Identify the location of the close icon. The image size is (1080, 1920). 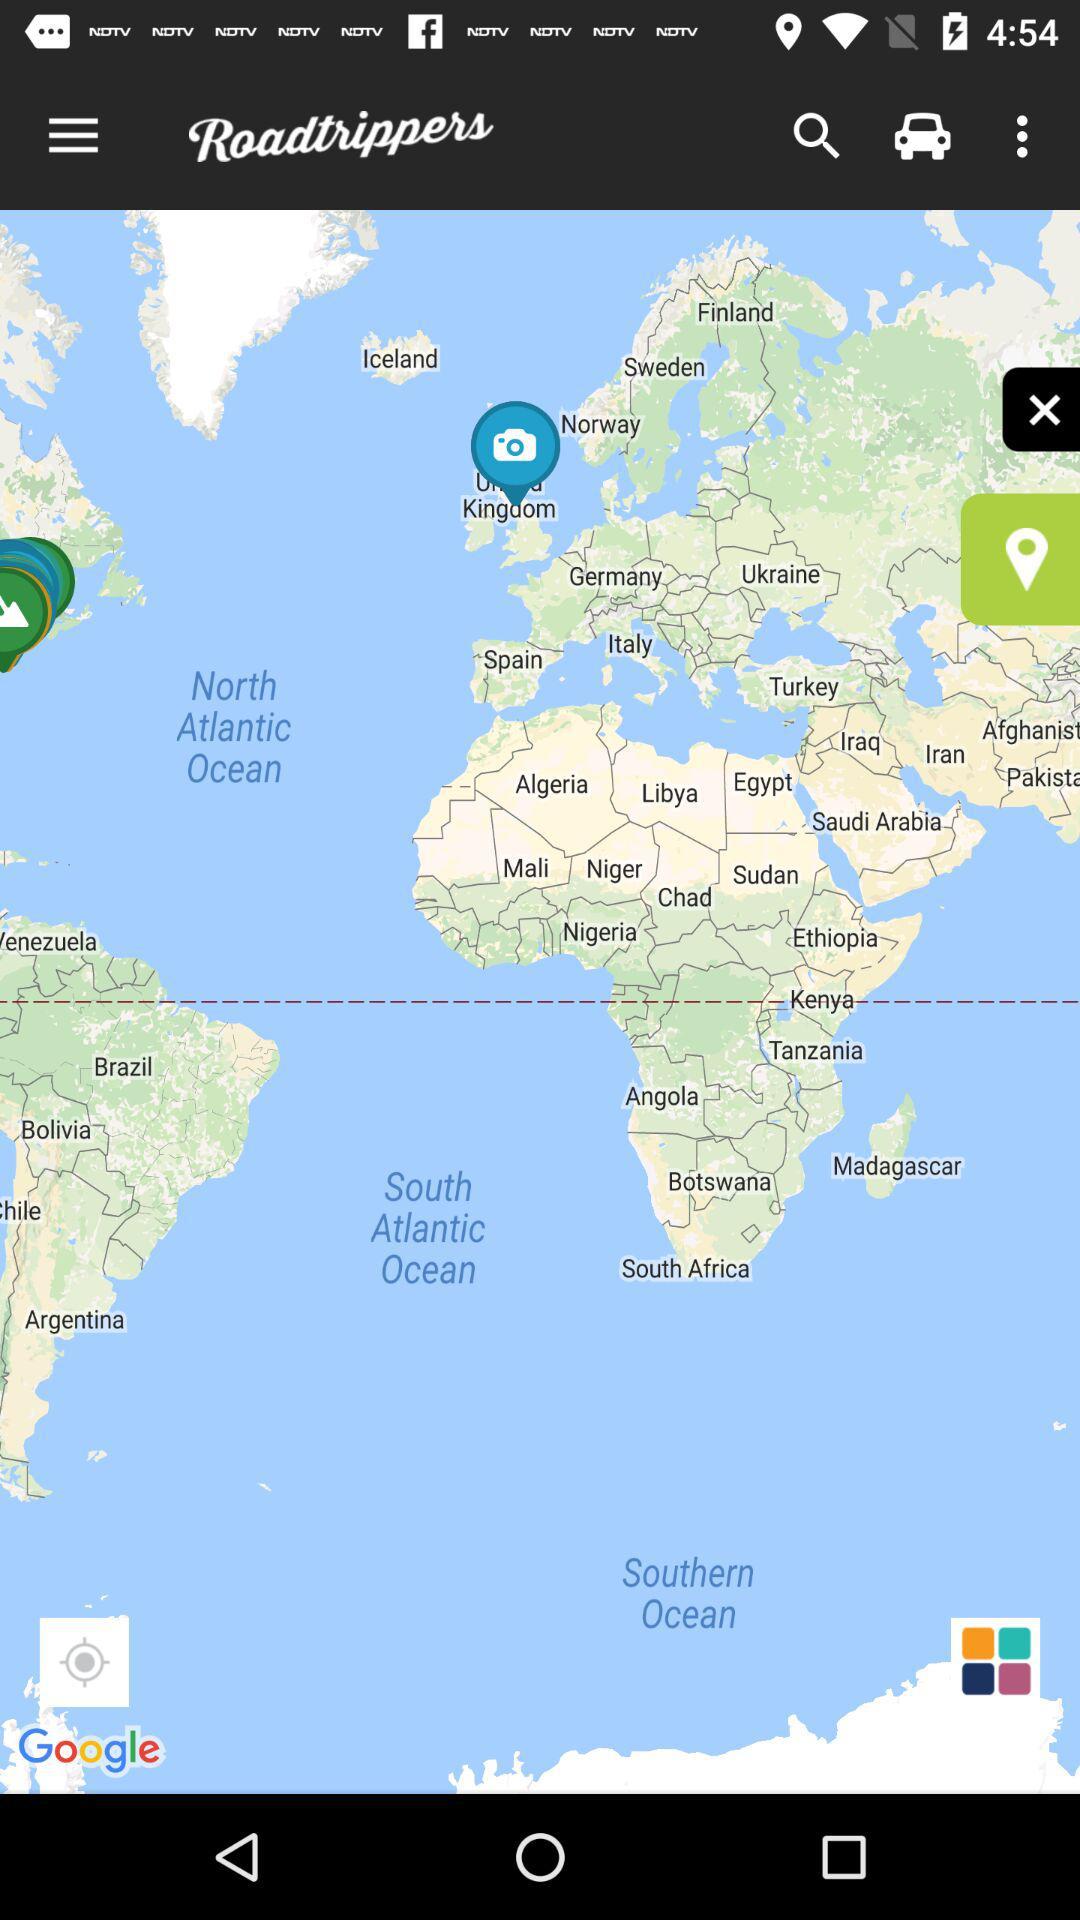
(1039, 408).